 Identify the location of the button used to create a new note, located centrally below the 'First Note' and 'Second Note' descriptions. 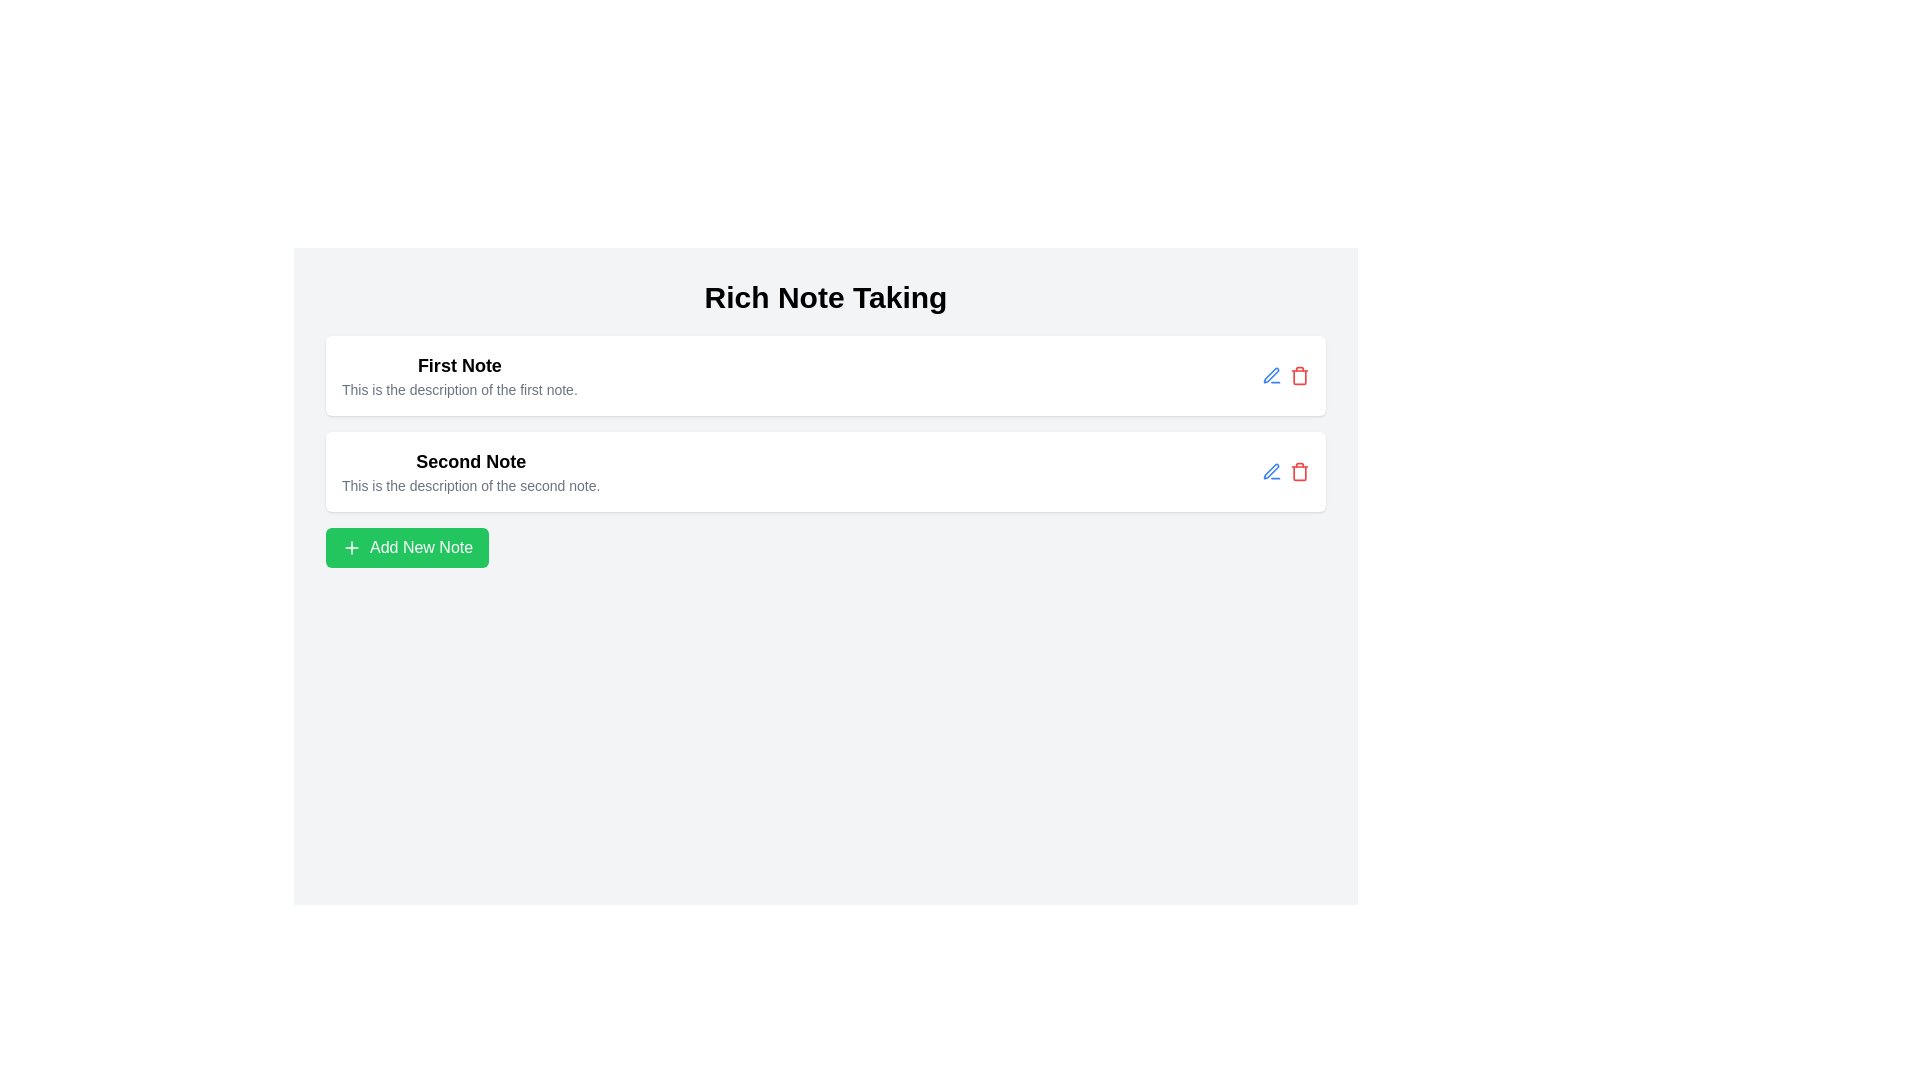
(406, 547).